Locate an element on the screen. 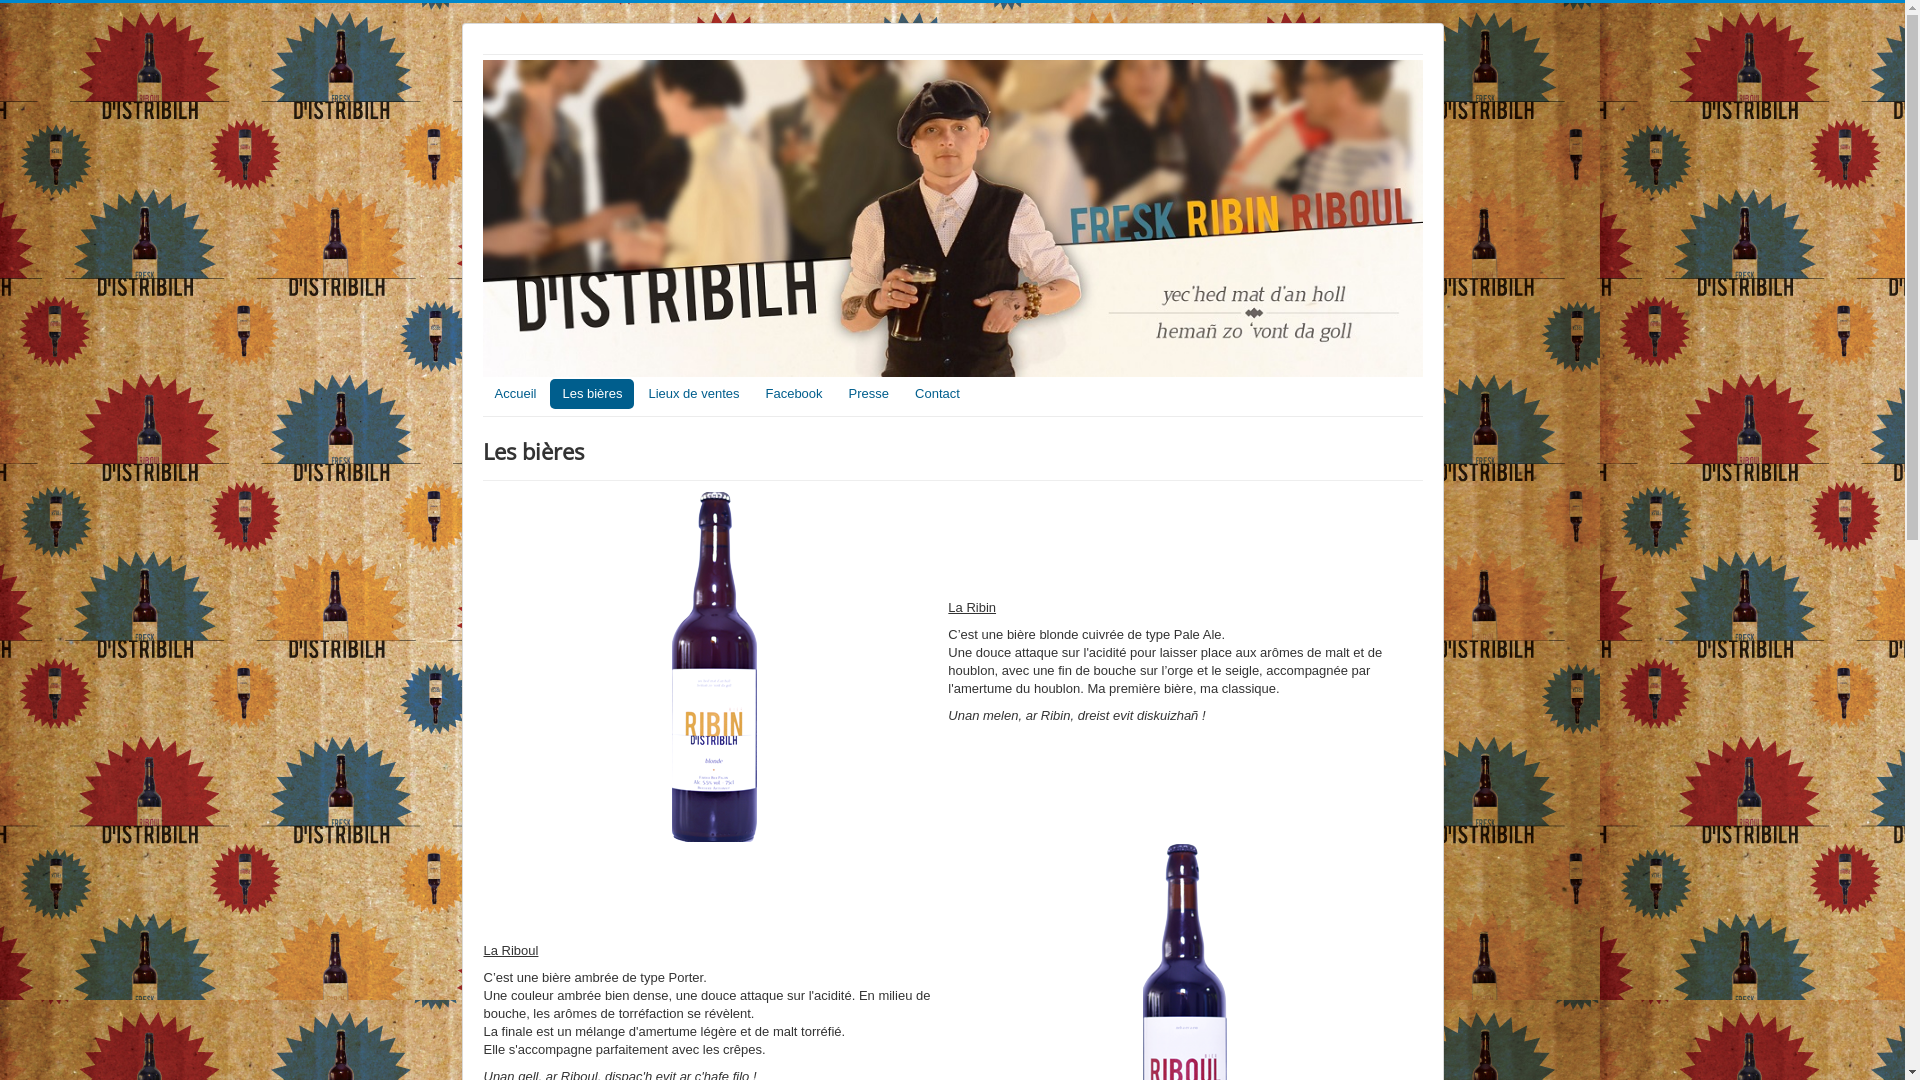  'Lieux de ventes' is located at coordinates (634, 393).